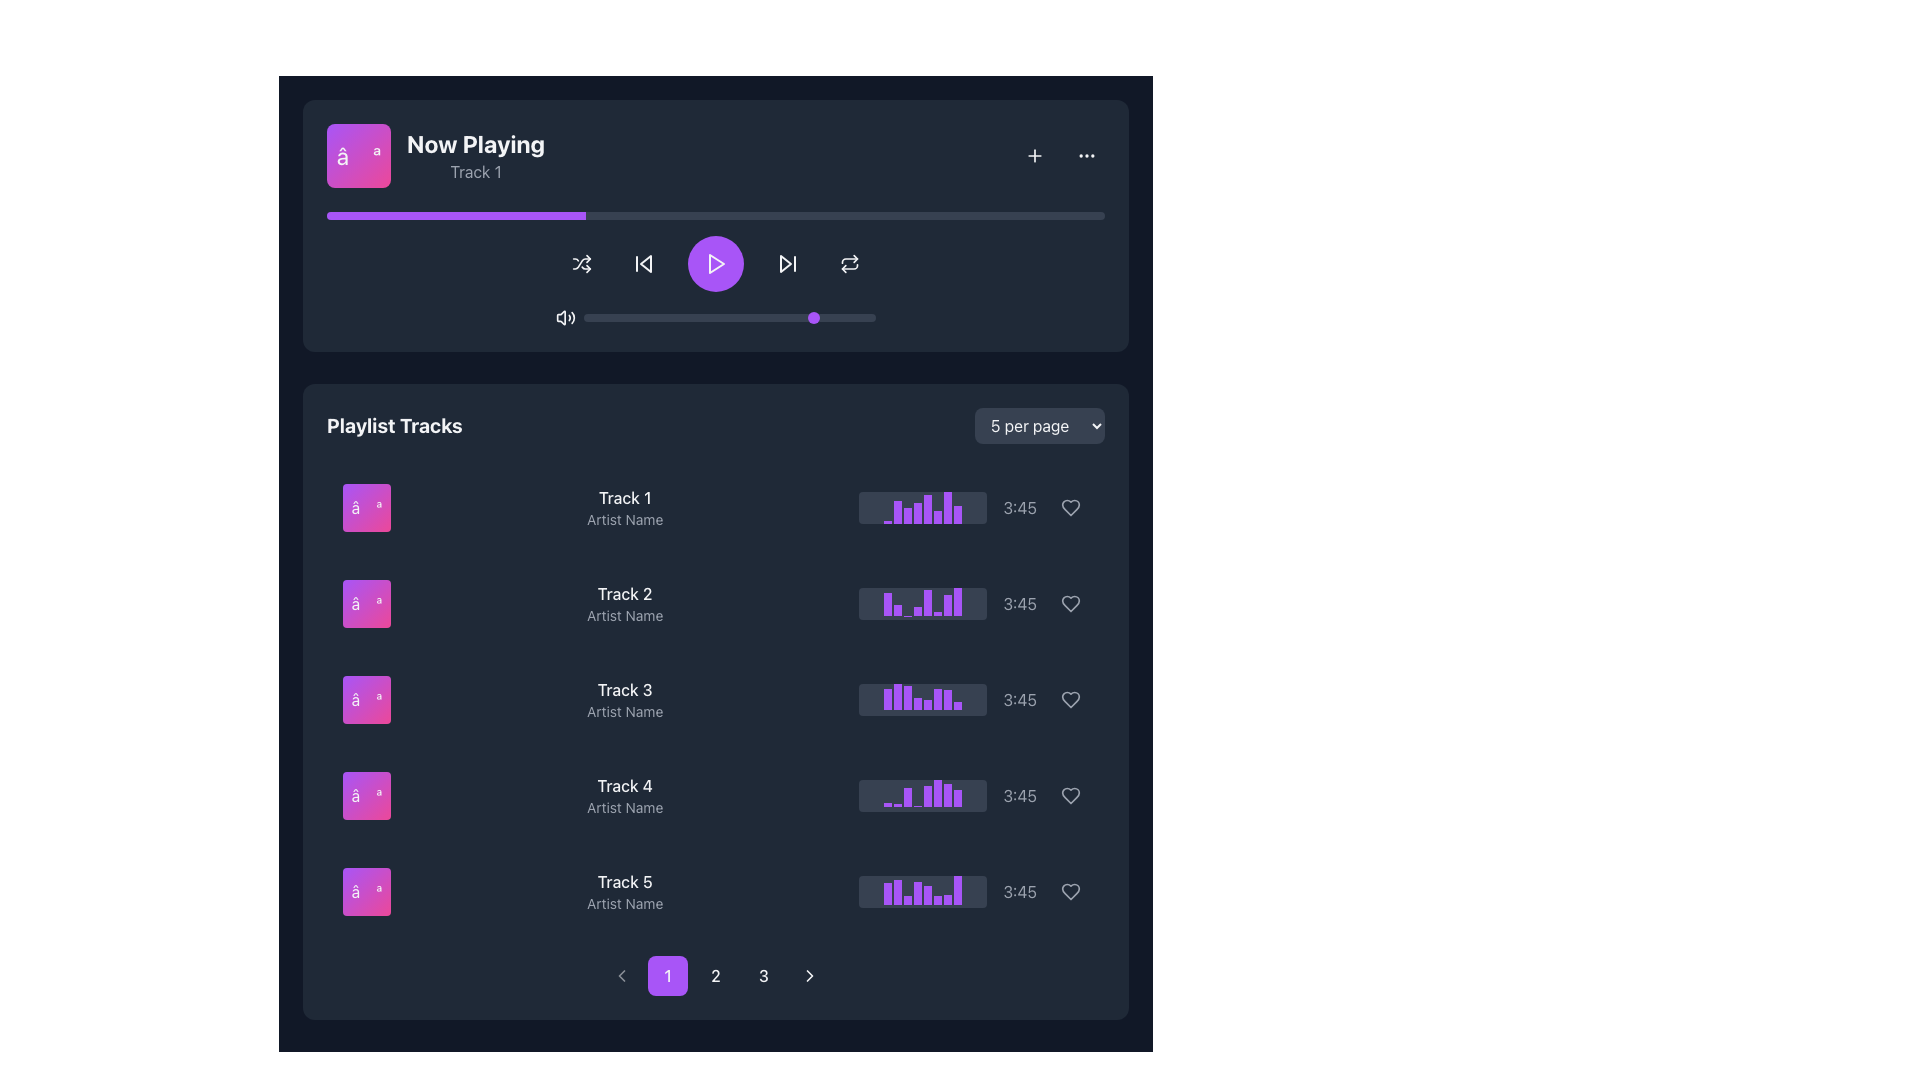 This screenshot has height=1080, width=1920. Describe the element at coordinates (624, 903) in the screenshot. I see `the informational text label displaying the artist's name for the fifth track in the playlist, located in the fifth row underneath 'Track 5'` at that location.